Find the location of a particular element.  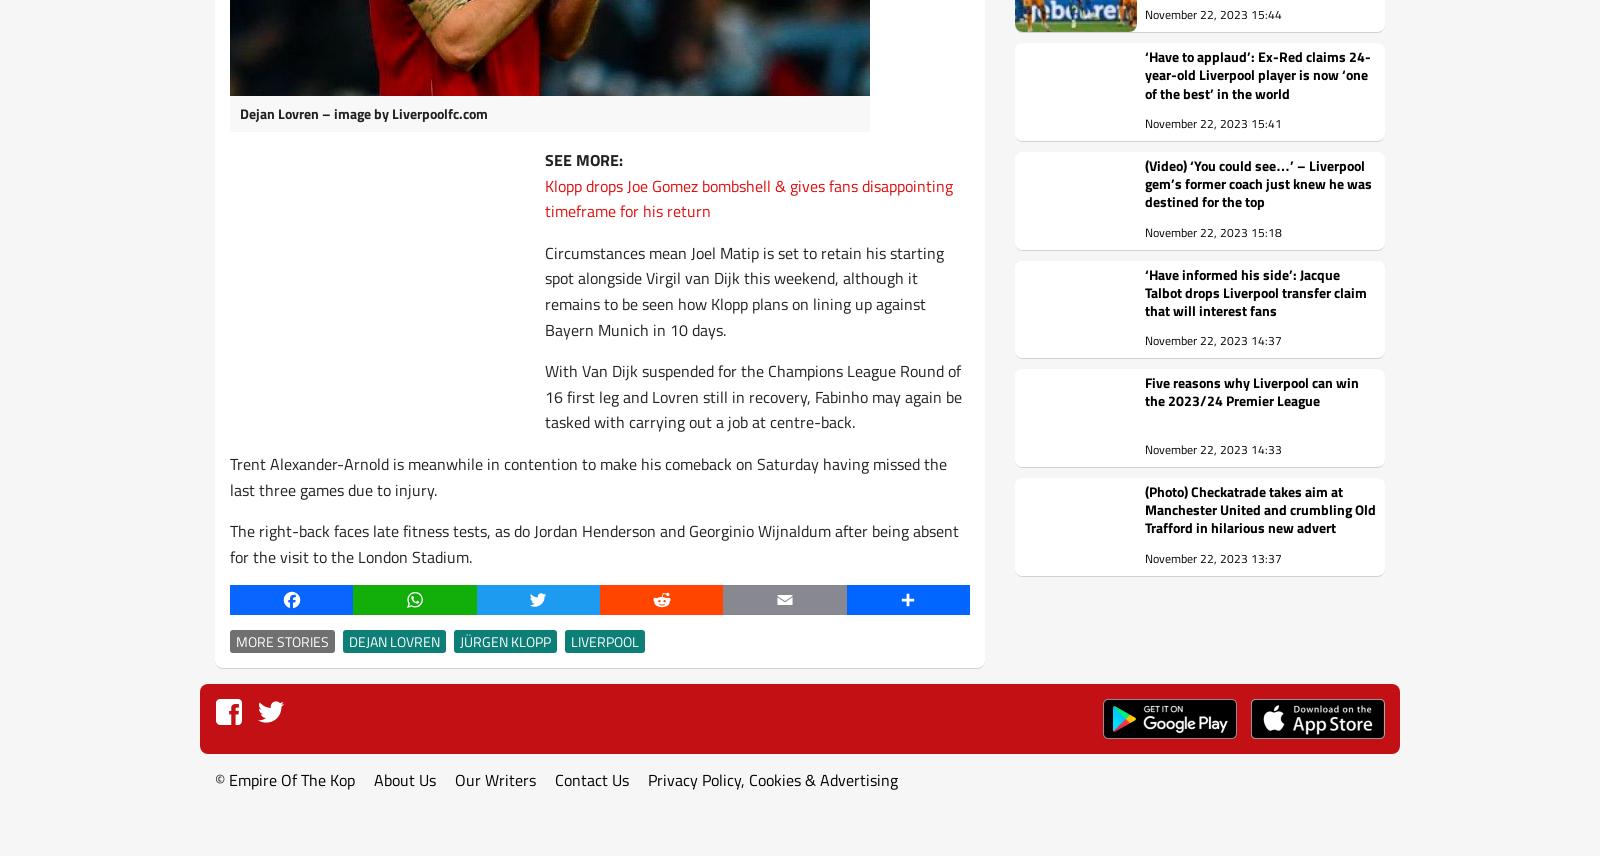

'Circumstances mean Joel Matip is set to retain his starting spot alongside Virgil van Dijk this weekend, although it remains to be seen how Klopp plans on lining up against Bayern Munich in 10 days.' is located at coordinates (744, 290).